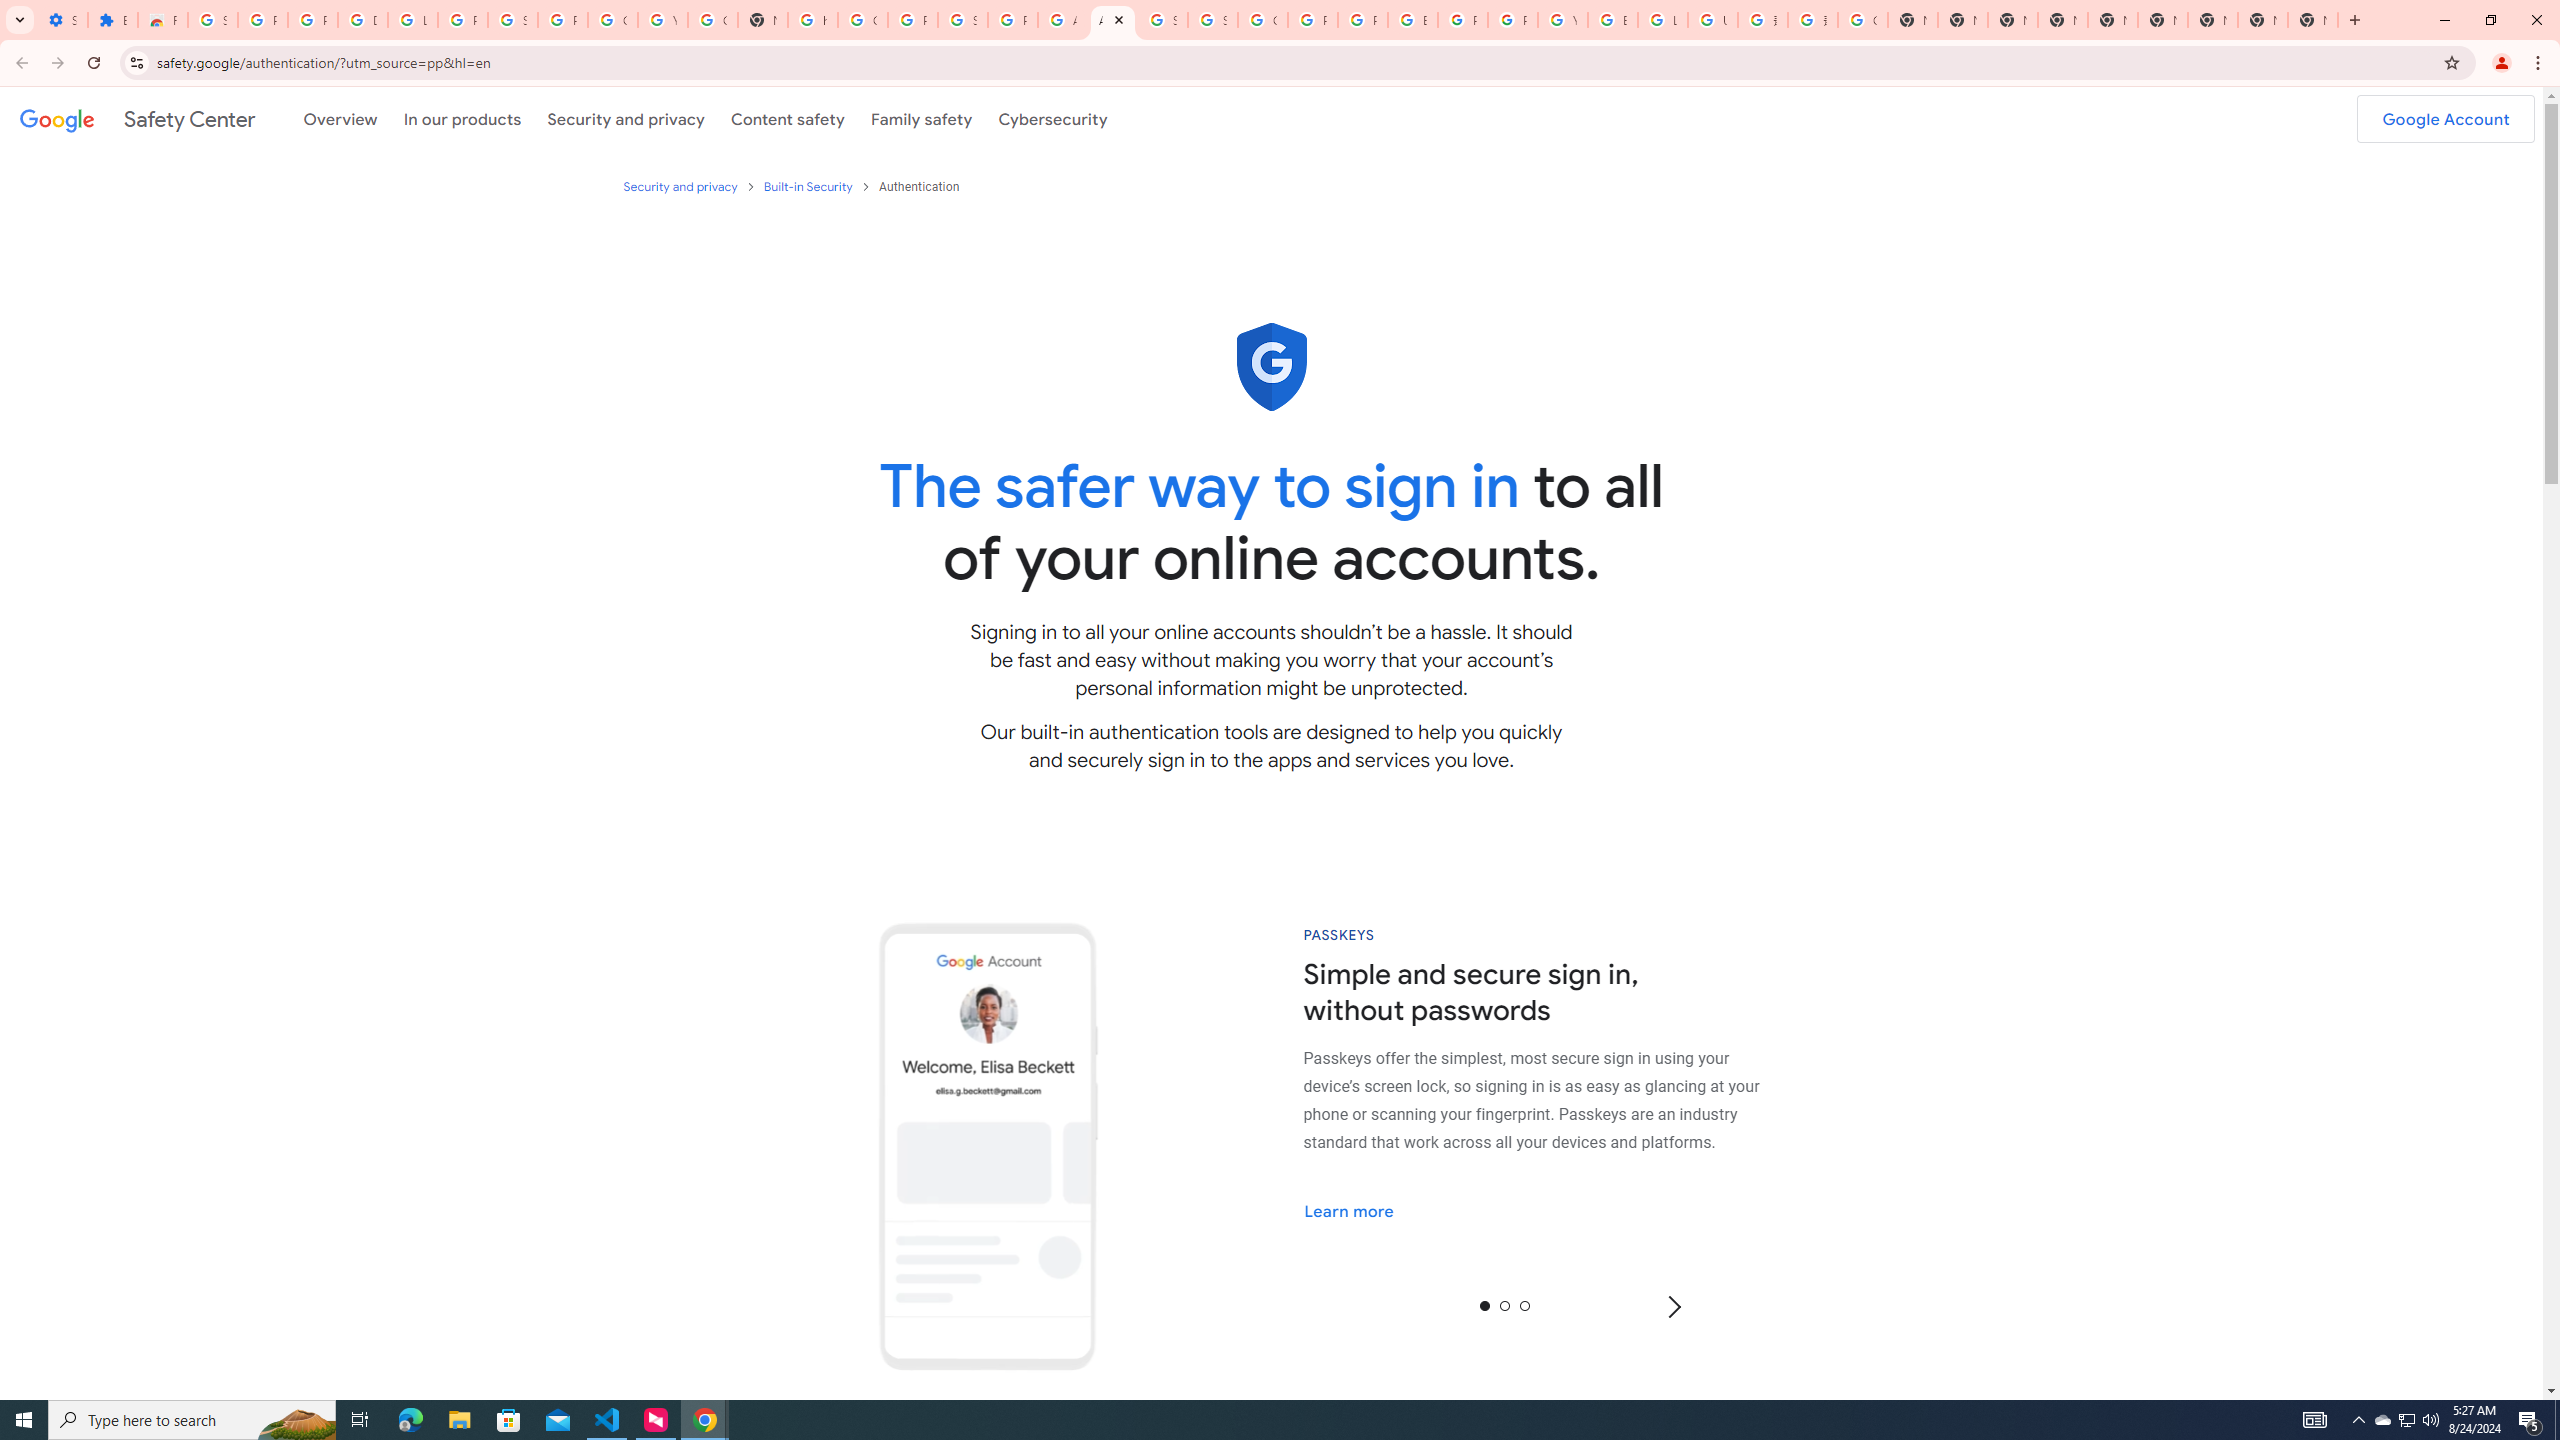 The width and height of the screenshot is (2560, 1440). Describe the element at coordinates (162, 19) in the screenshot. I see `'Reviews: Helix Fruit Jump Arcade Game'` at that location.